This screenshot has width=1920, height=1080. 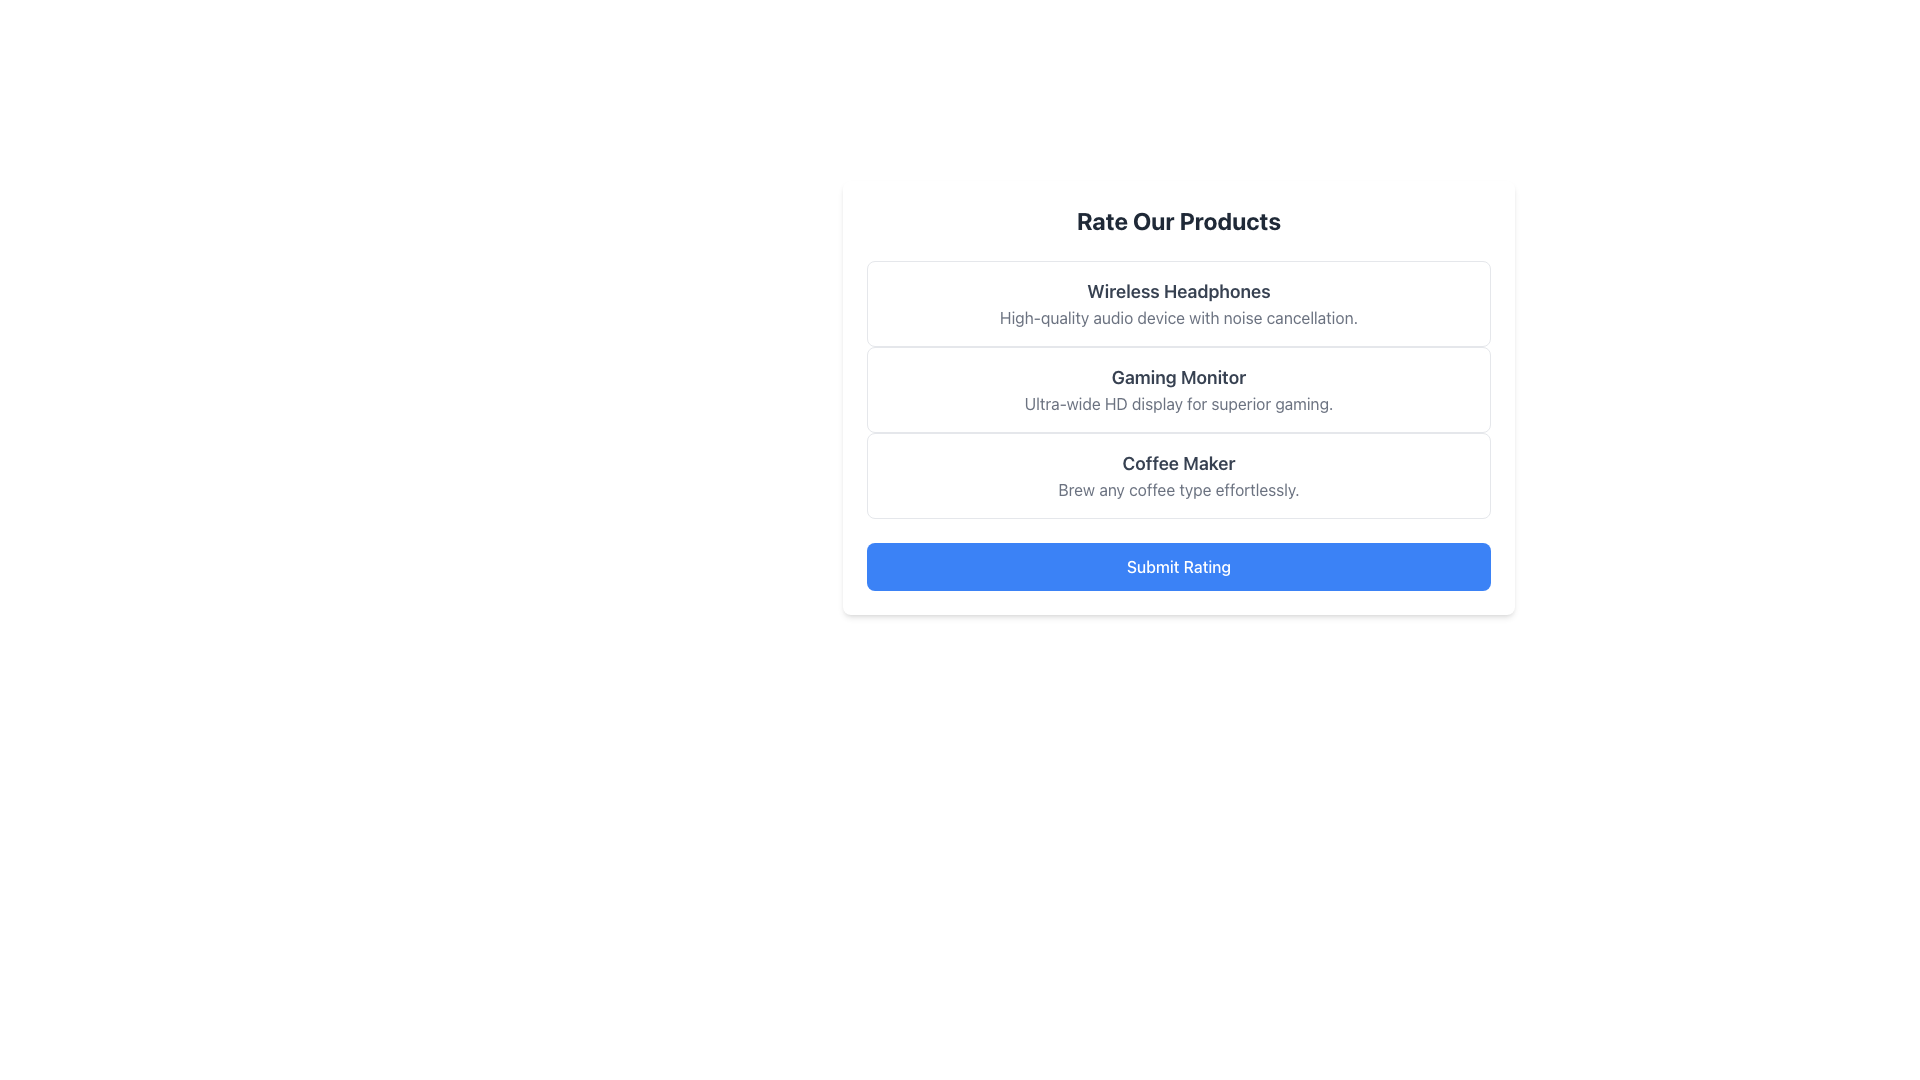 I want to click on the text label reading 'High-quality audio device with noise cancellation.' which is styled lightly and positioned below the title 'Wireless Headphones.', so click(x=1179, y=316).